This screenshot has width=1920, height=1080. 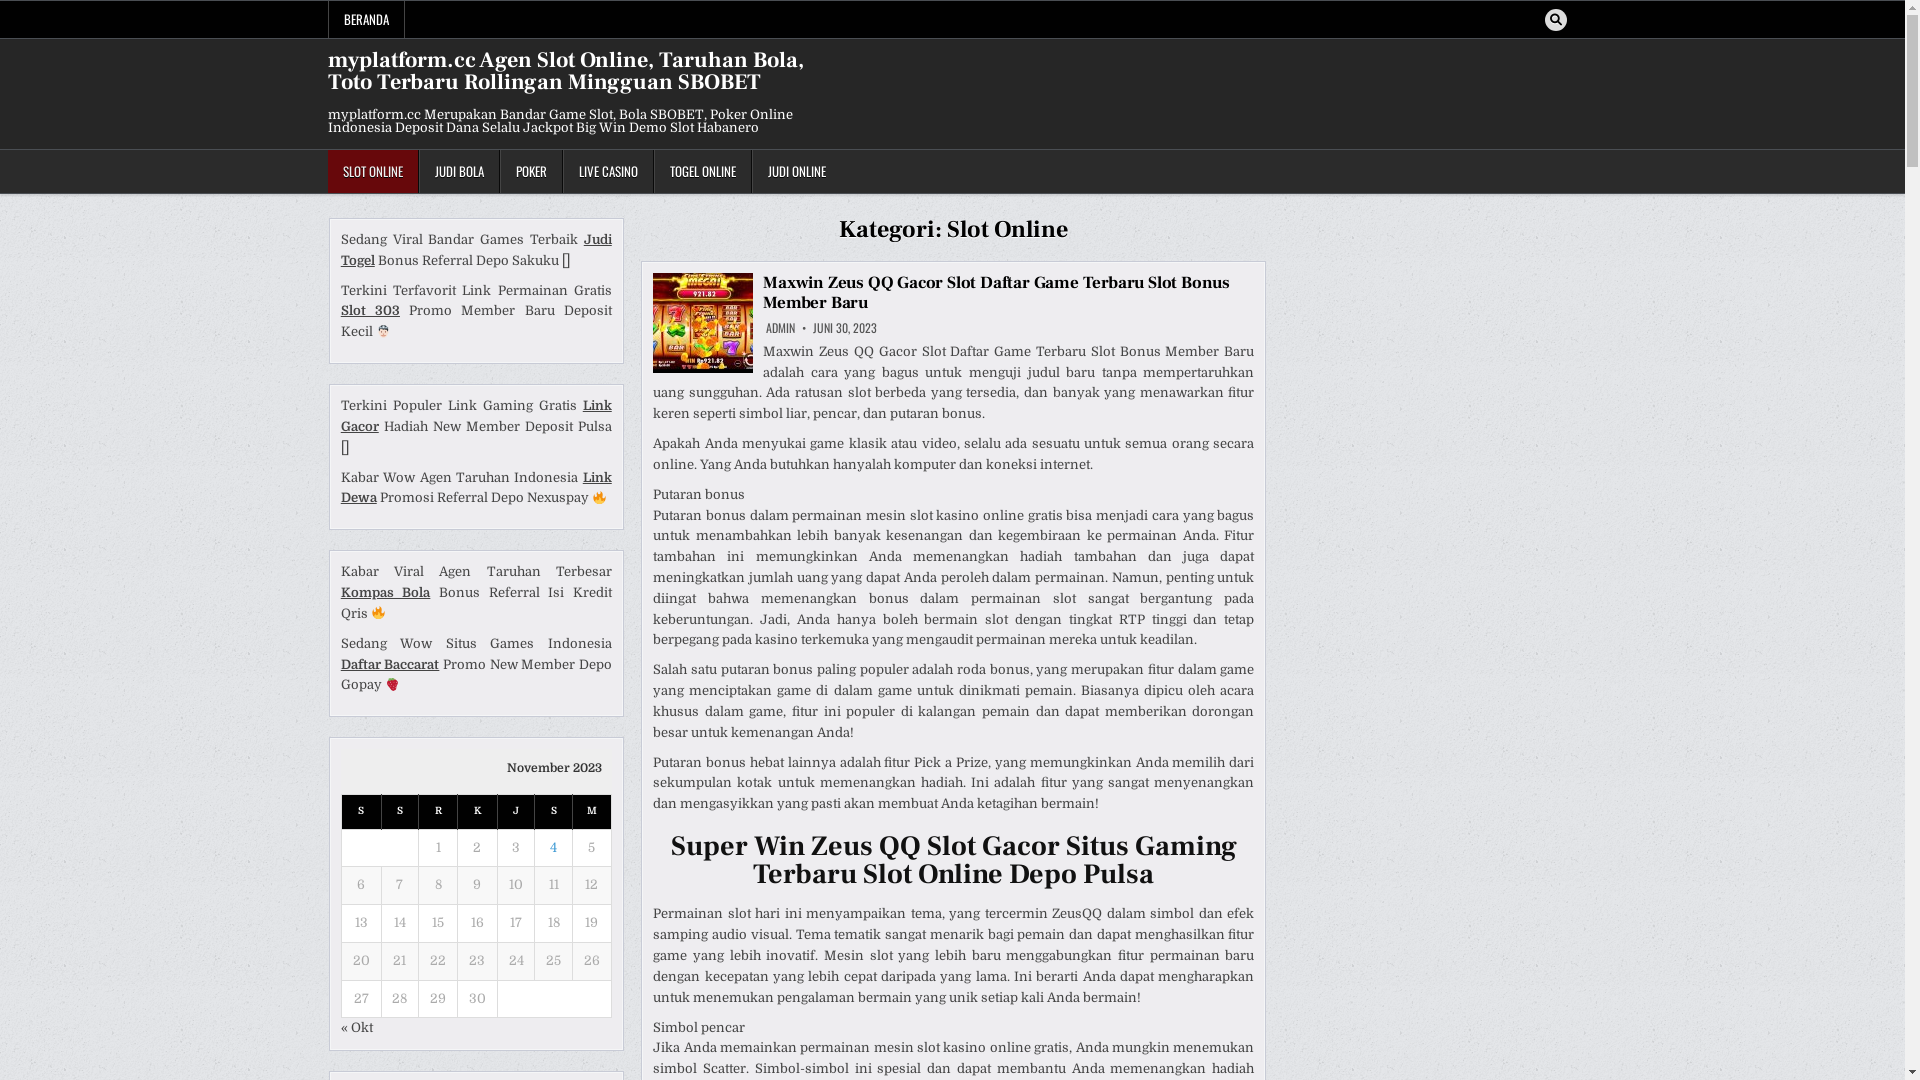 I want to click on 'ADMIN', so click(x=779, y=326).